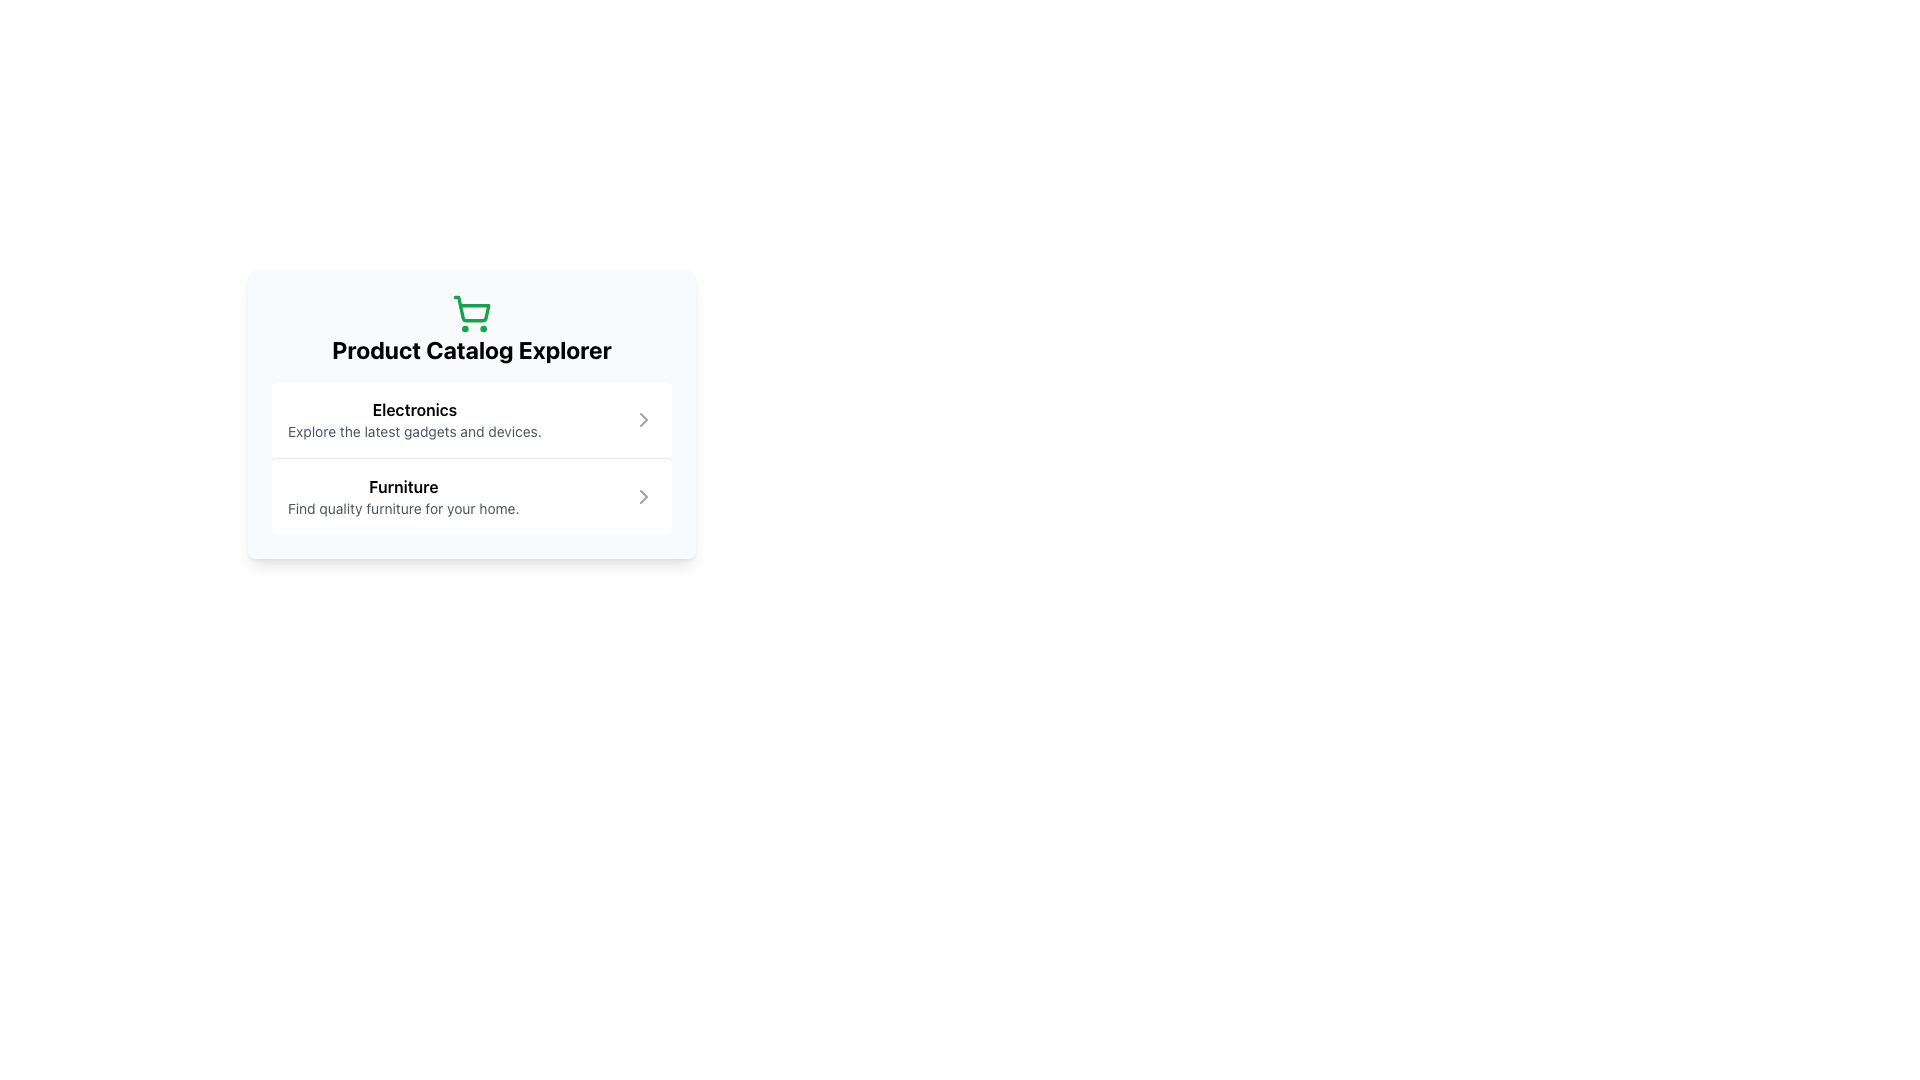 This screenshot has height=1080, width=1920. What do you see at coordinates (470, 458) in the screenshot?
I see `the central Divider element that separates the 'Electronics' and 'Furniture' product categories in the Product Catalog Explorer interface` at bounding box center [470, 458].